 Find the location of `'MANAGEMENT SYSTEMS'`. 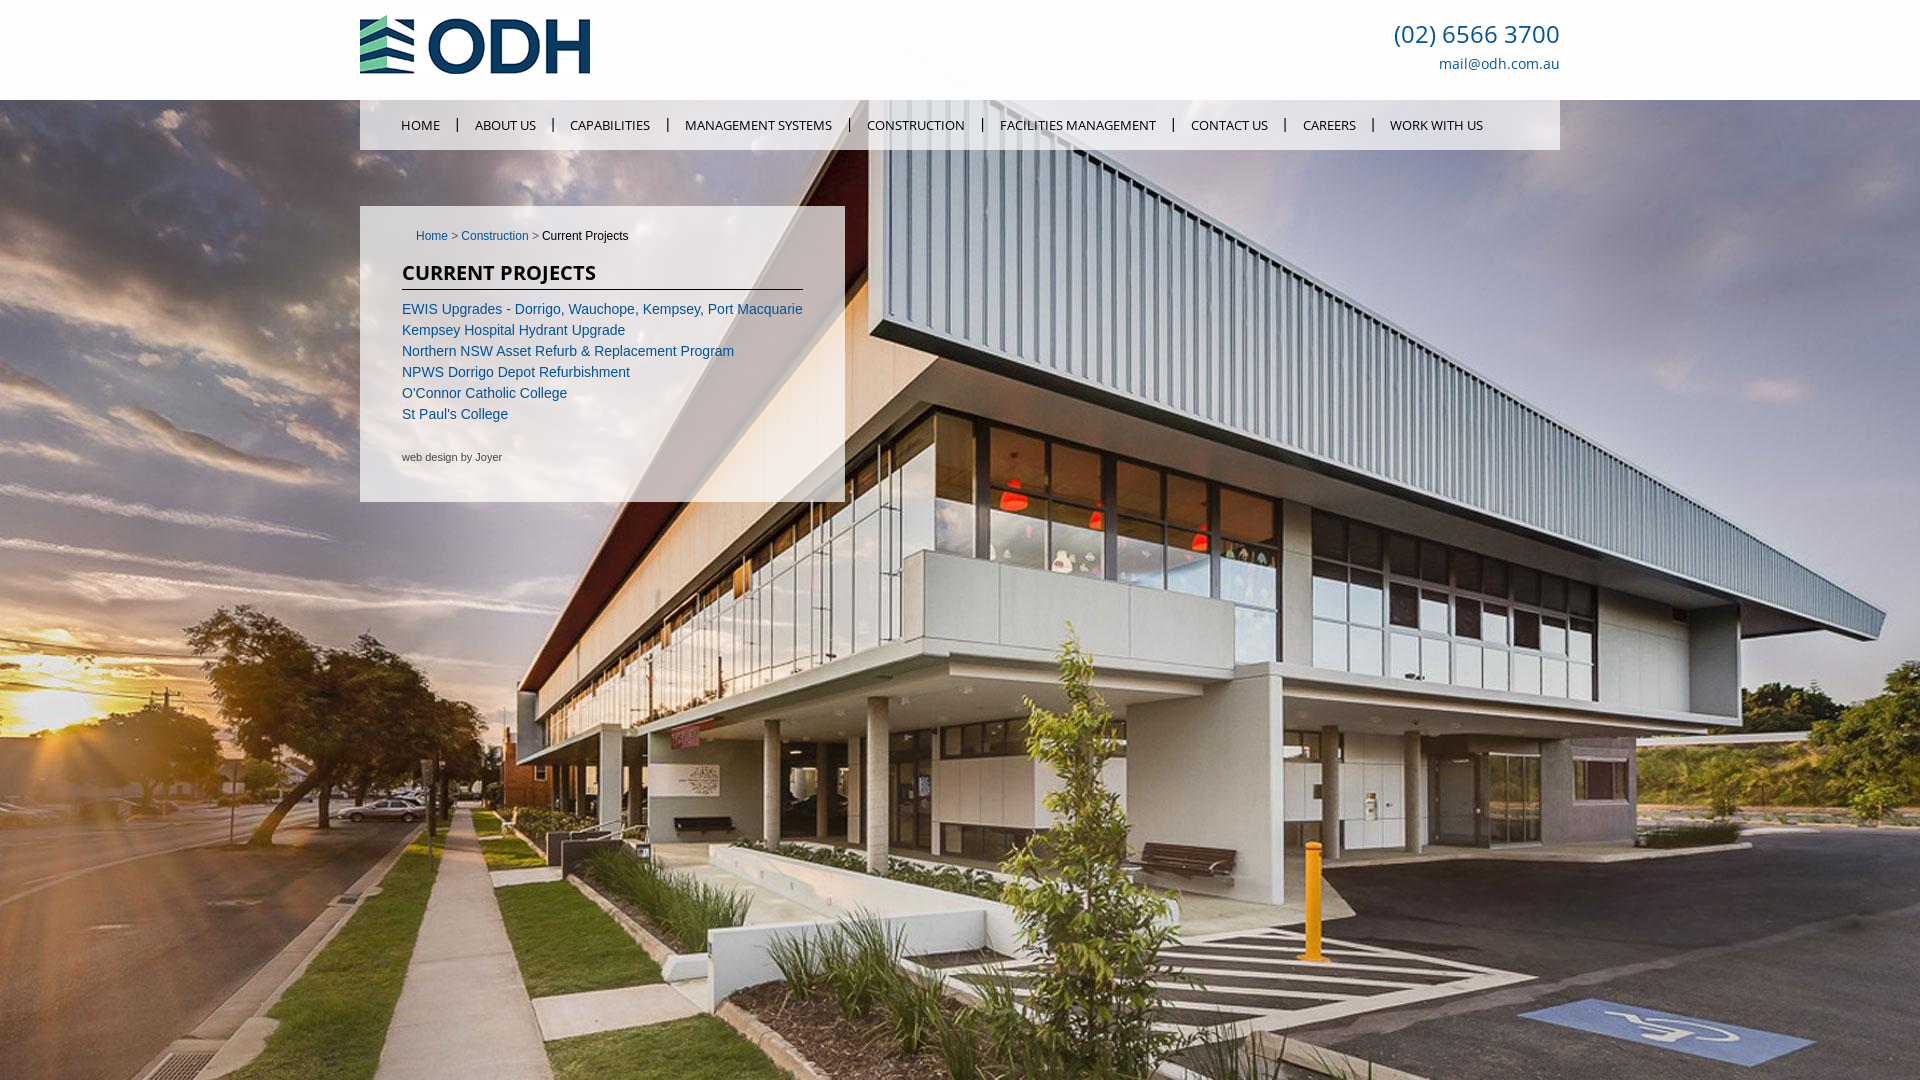

'MANAGEMENT SYSTEMS' is located at coordinates (757, 124).